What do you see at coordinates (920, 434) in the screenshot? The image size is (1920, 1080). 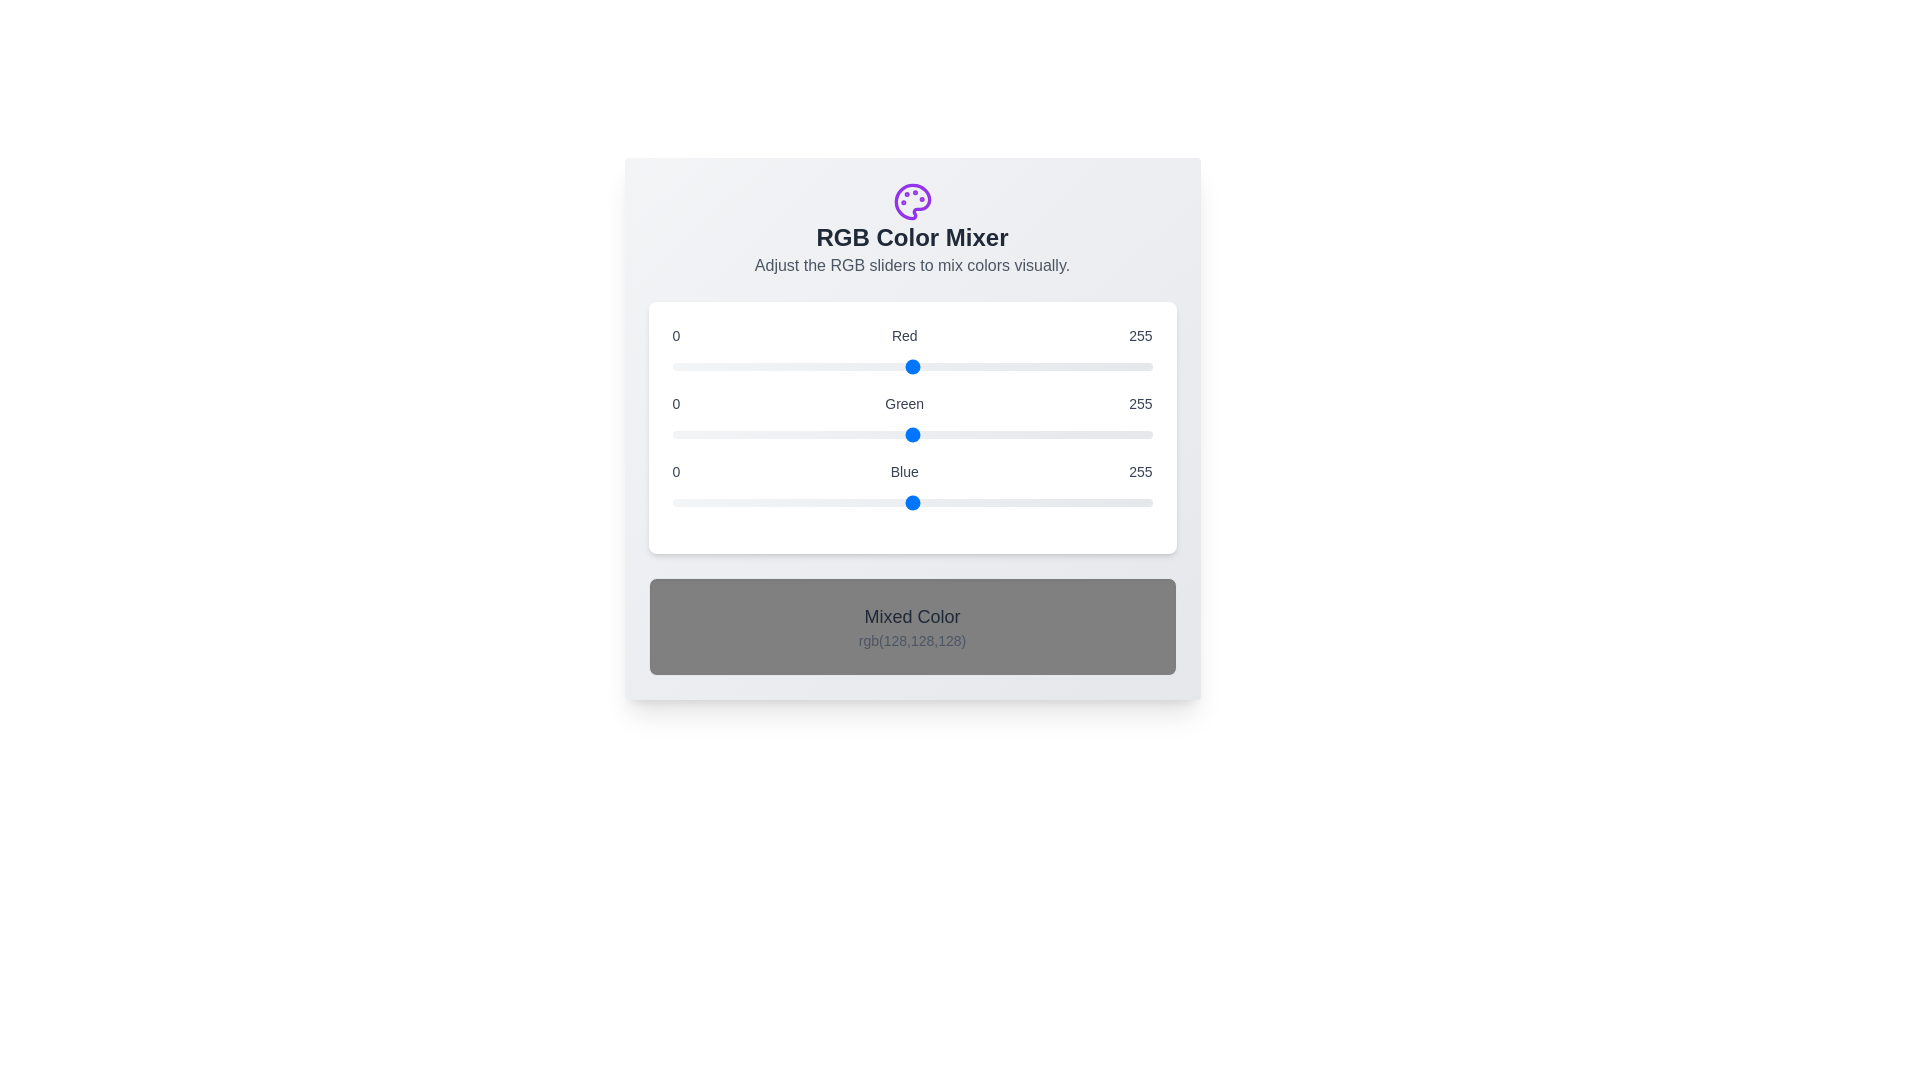 I see `the green slider to set the green component to 132` at bounding box center [920, 434].